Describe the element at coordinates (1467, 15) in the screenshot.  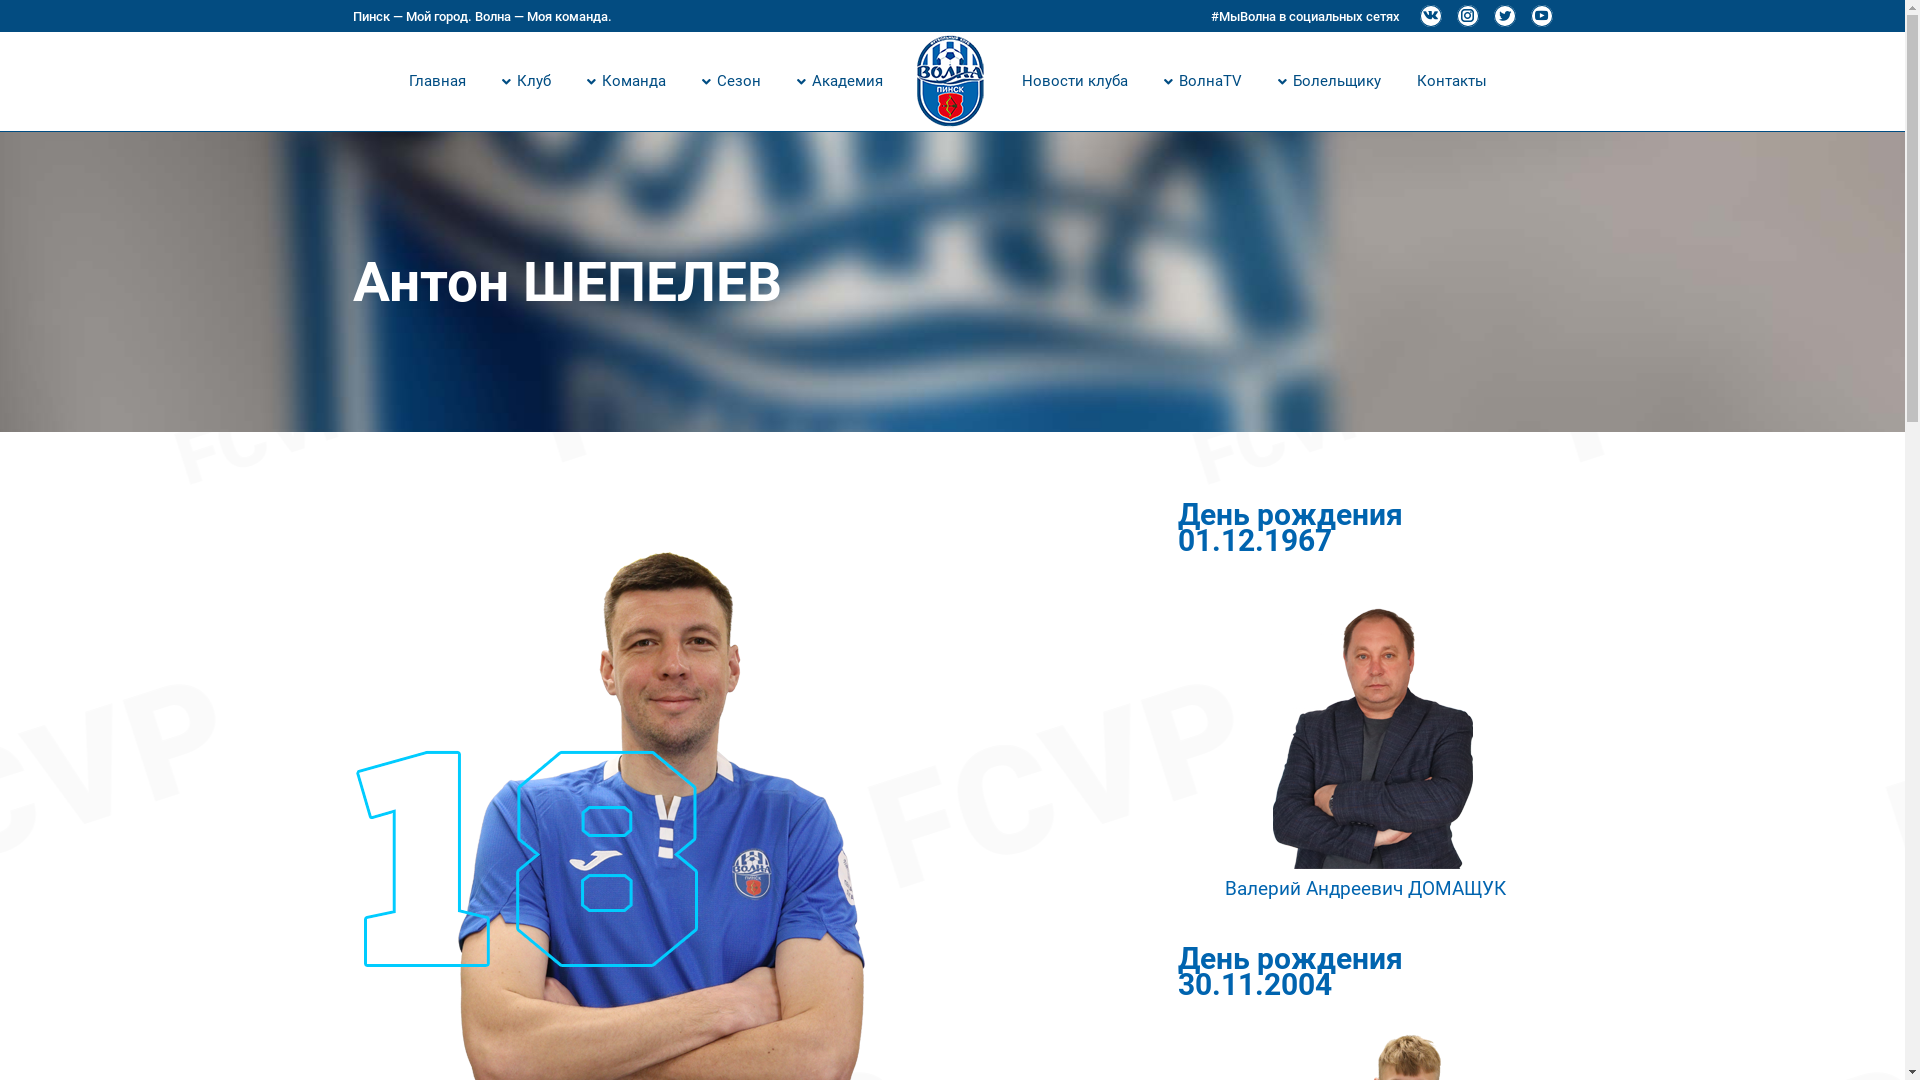
I see `'Instagram'` at that location.